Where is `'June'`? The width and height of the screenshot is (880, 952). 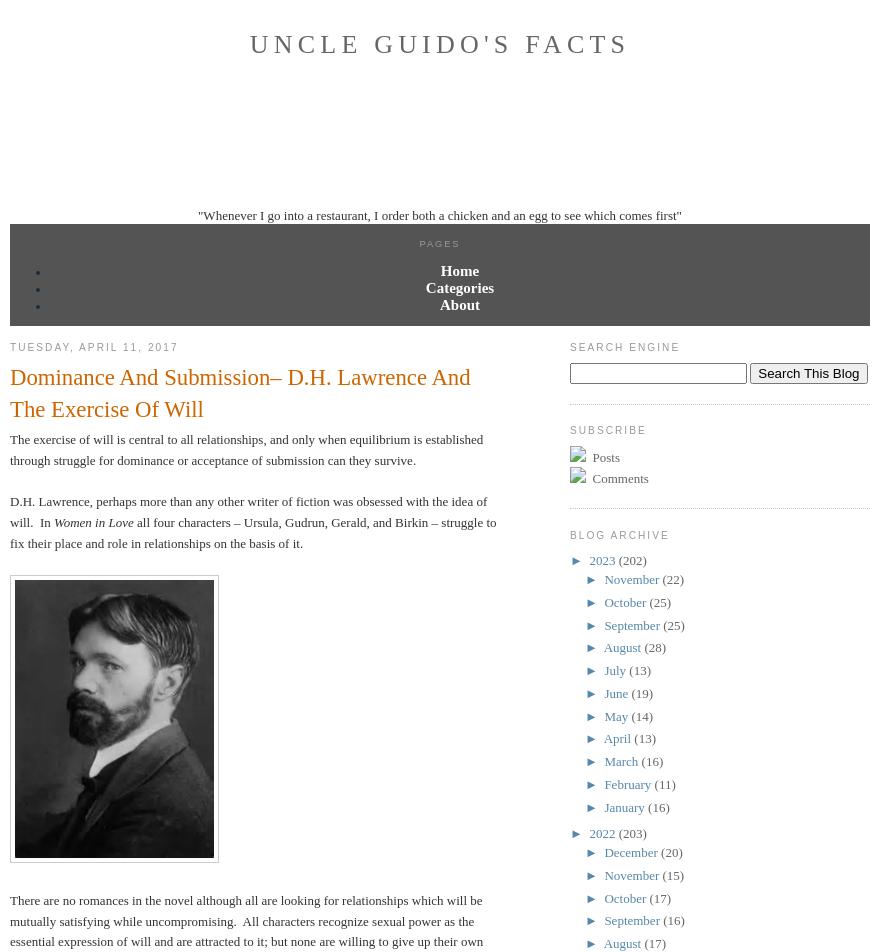
'June' is located at coordinates (603, 692).